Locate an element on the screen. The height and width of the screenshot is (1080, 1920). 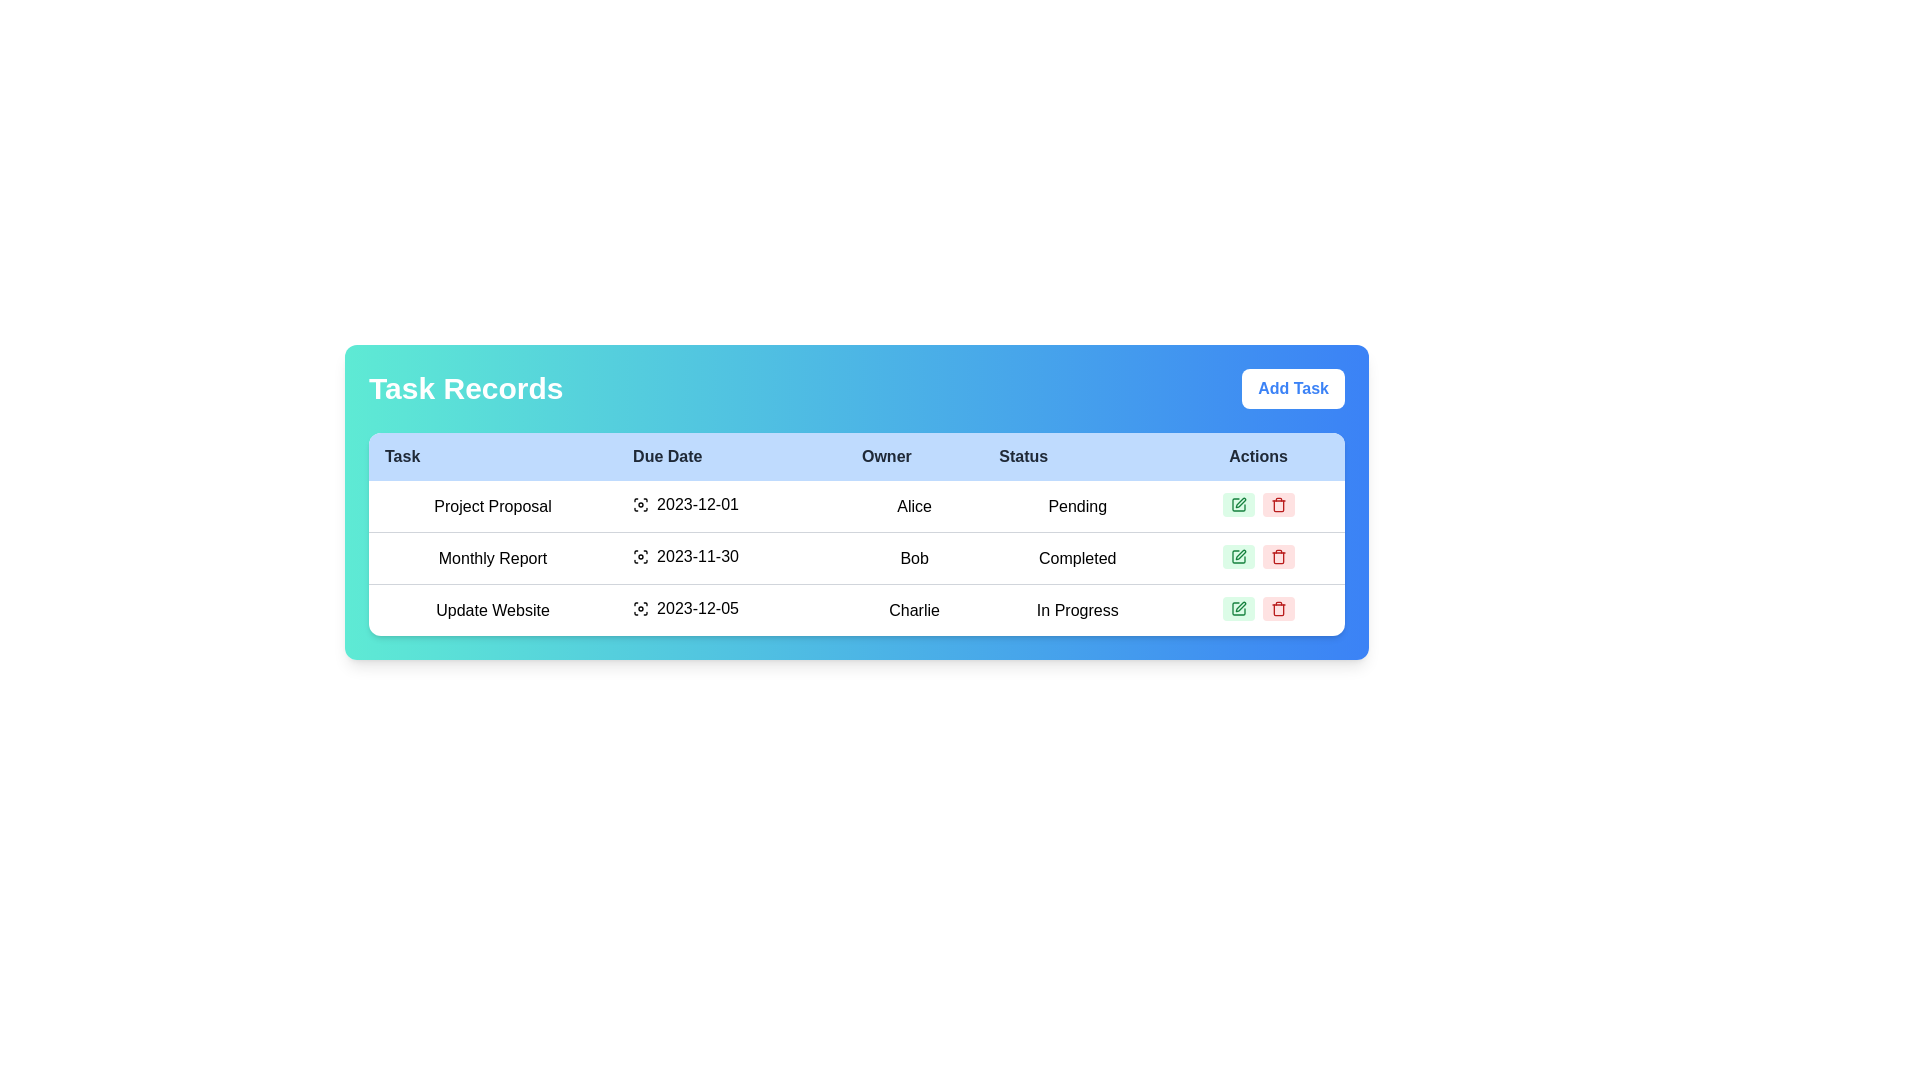
the rounded red button with a white trash can icon in the Actions column of the second row is located at coordinates (1277, 556).